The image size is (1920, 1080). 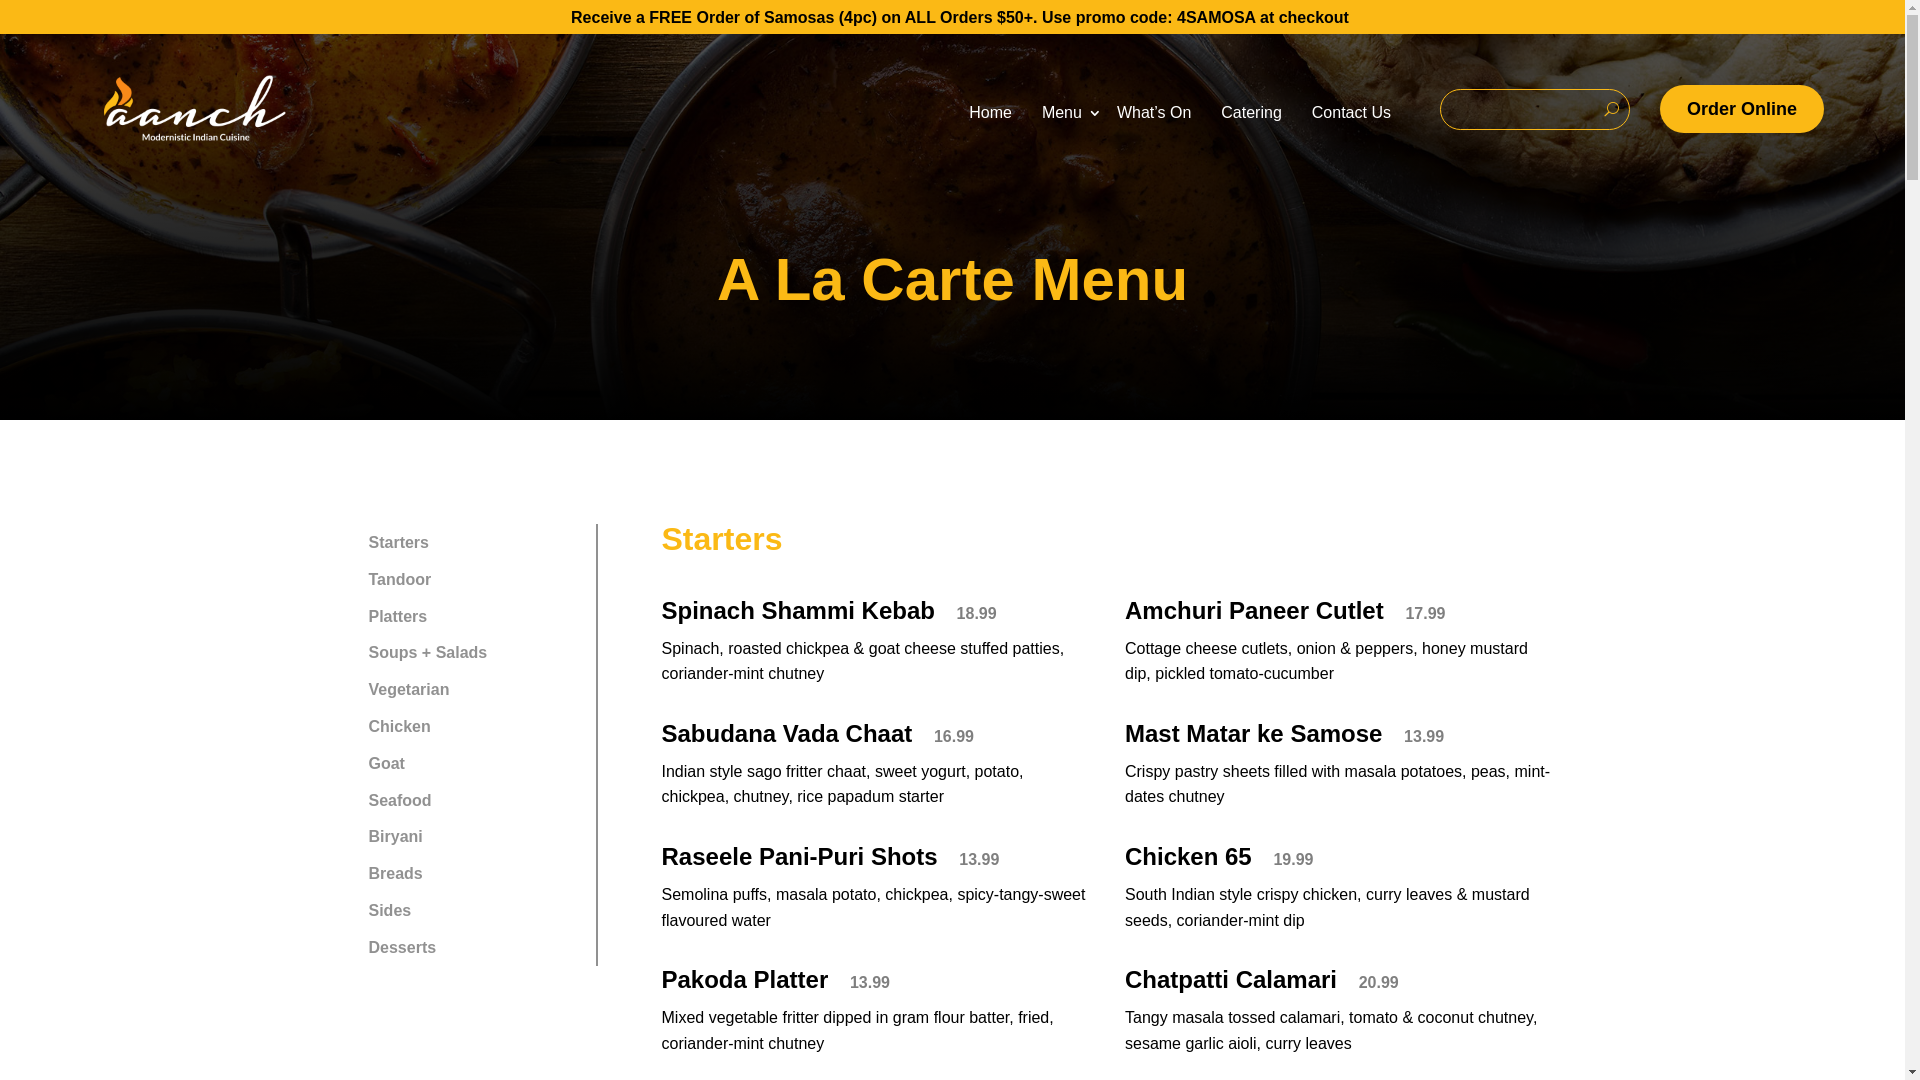 I want to click on 'Home', so click(x=953, y=112).